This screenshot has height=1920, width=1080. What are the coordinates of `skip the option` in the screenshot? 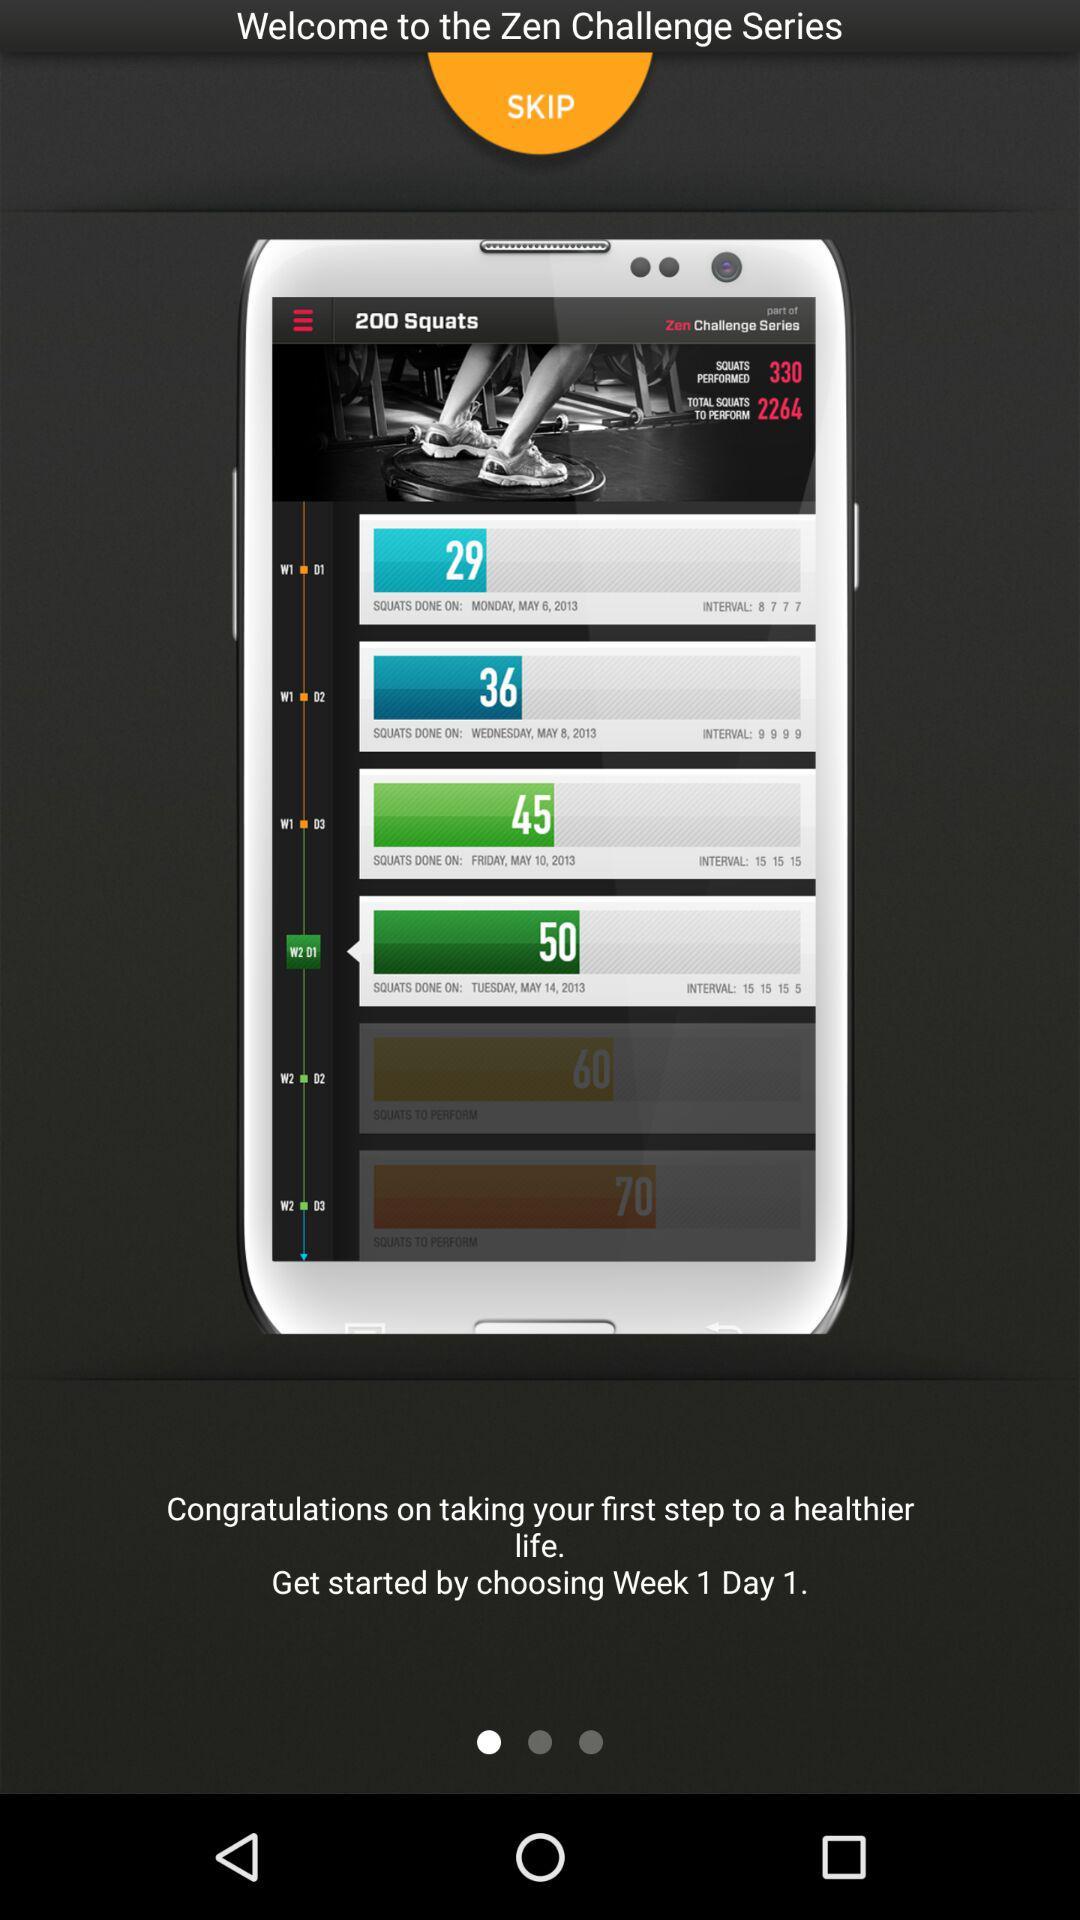 It's located at (540, 114).